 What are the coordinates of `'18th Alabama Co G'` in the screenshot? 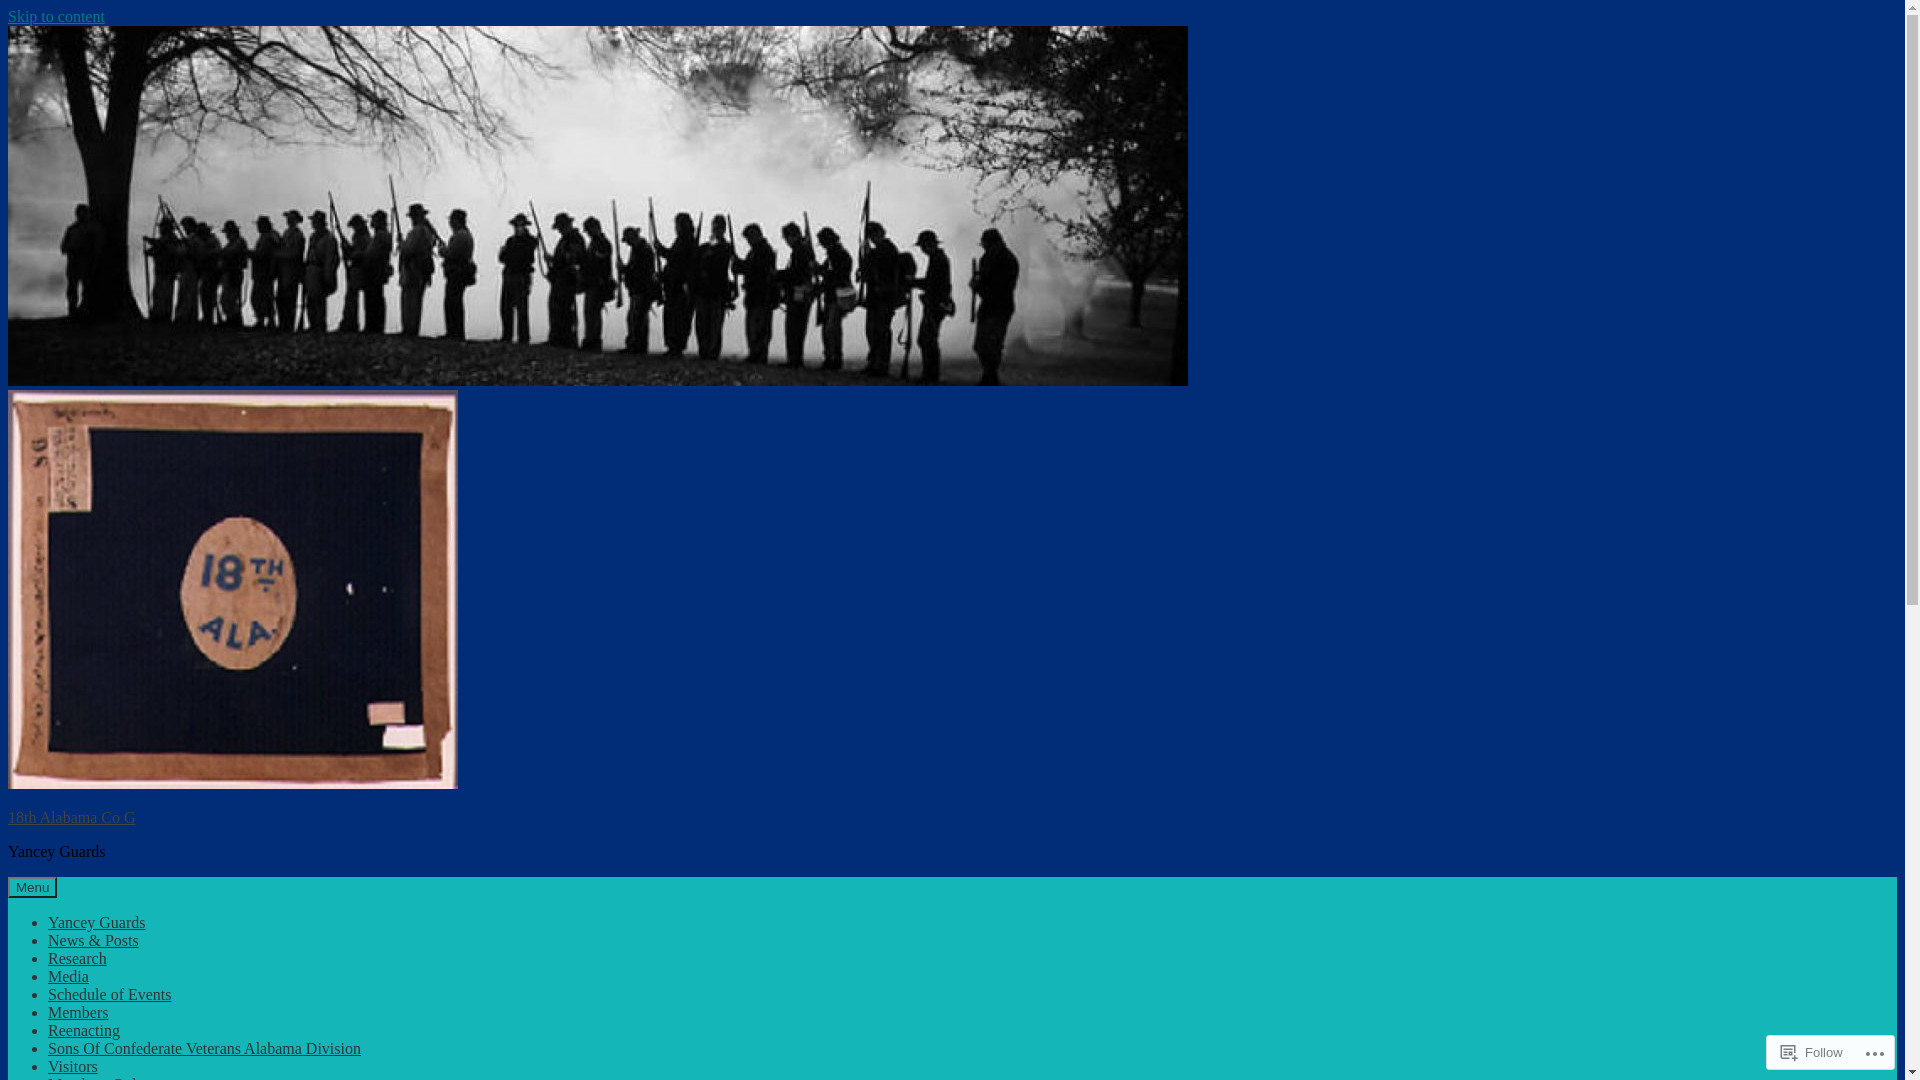 It's located at (8, 817).